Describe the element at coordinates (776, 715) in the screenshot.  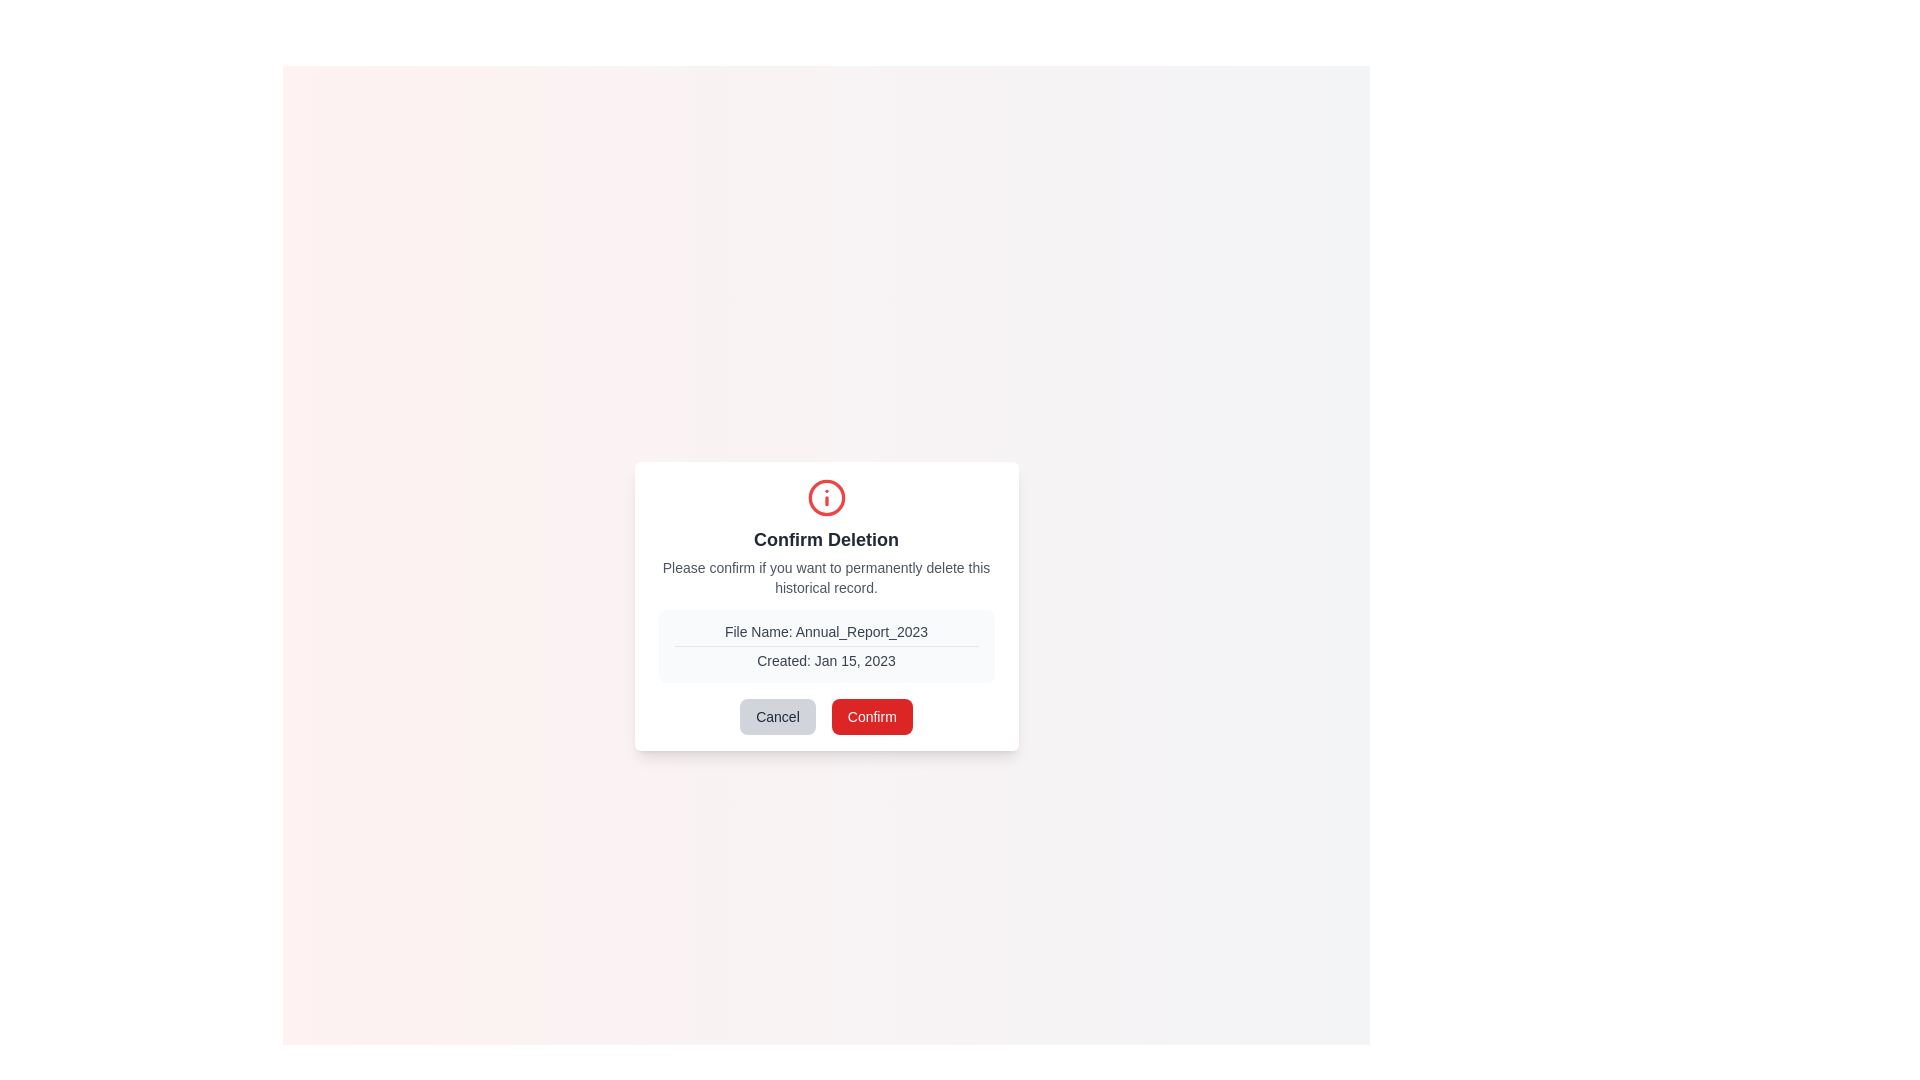
I see `the cancel button located in the bottom-center region of the modal dialog box, to the left of the 'Confirm' button` at that location.